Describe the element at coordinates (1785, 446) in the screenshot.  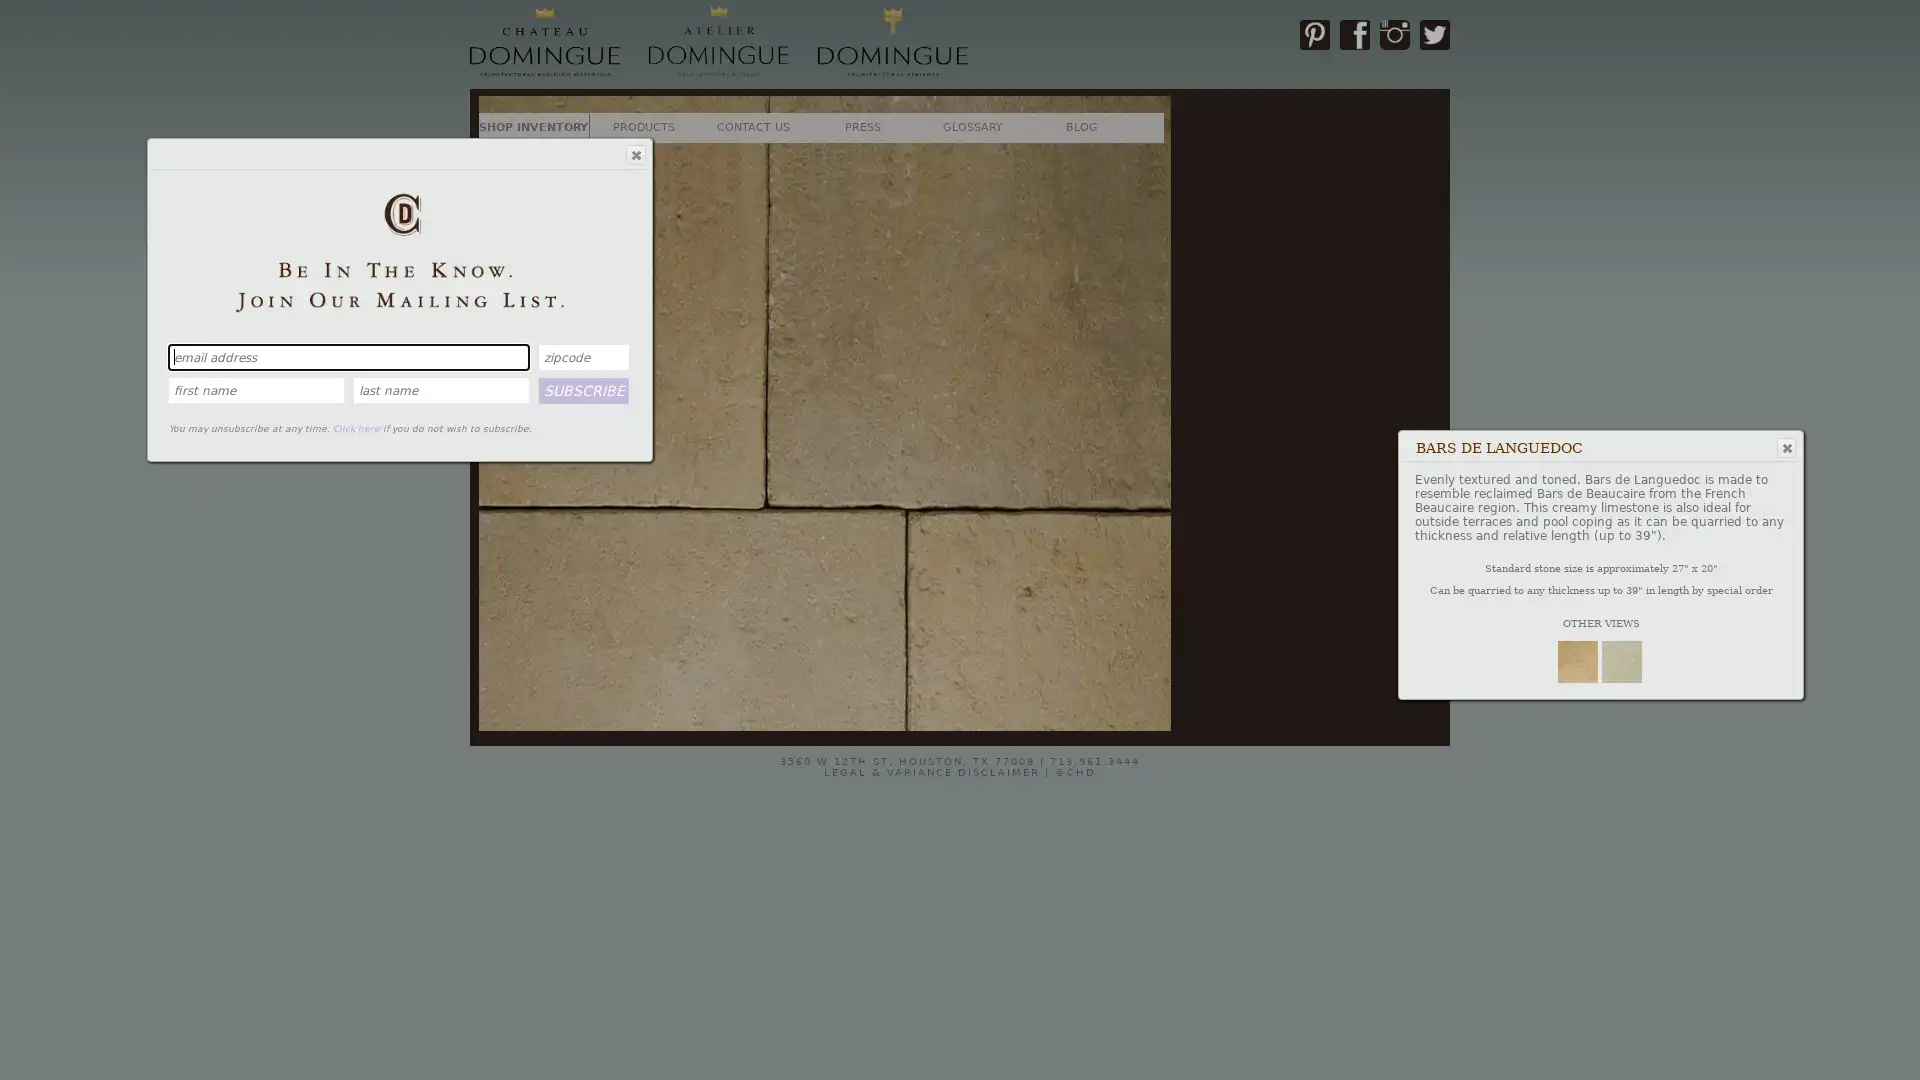
I see `Close` at that location.